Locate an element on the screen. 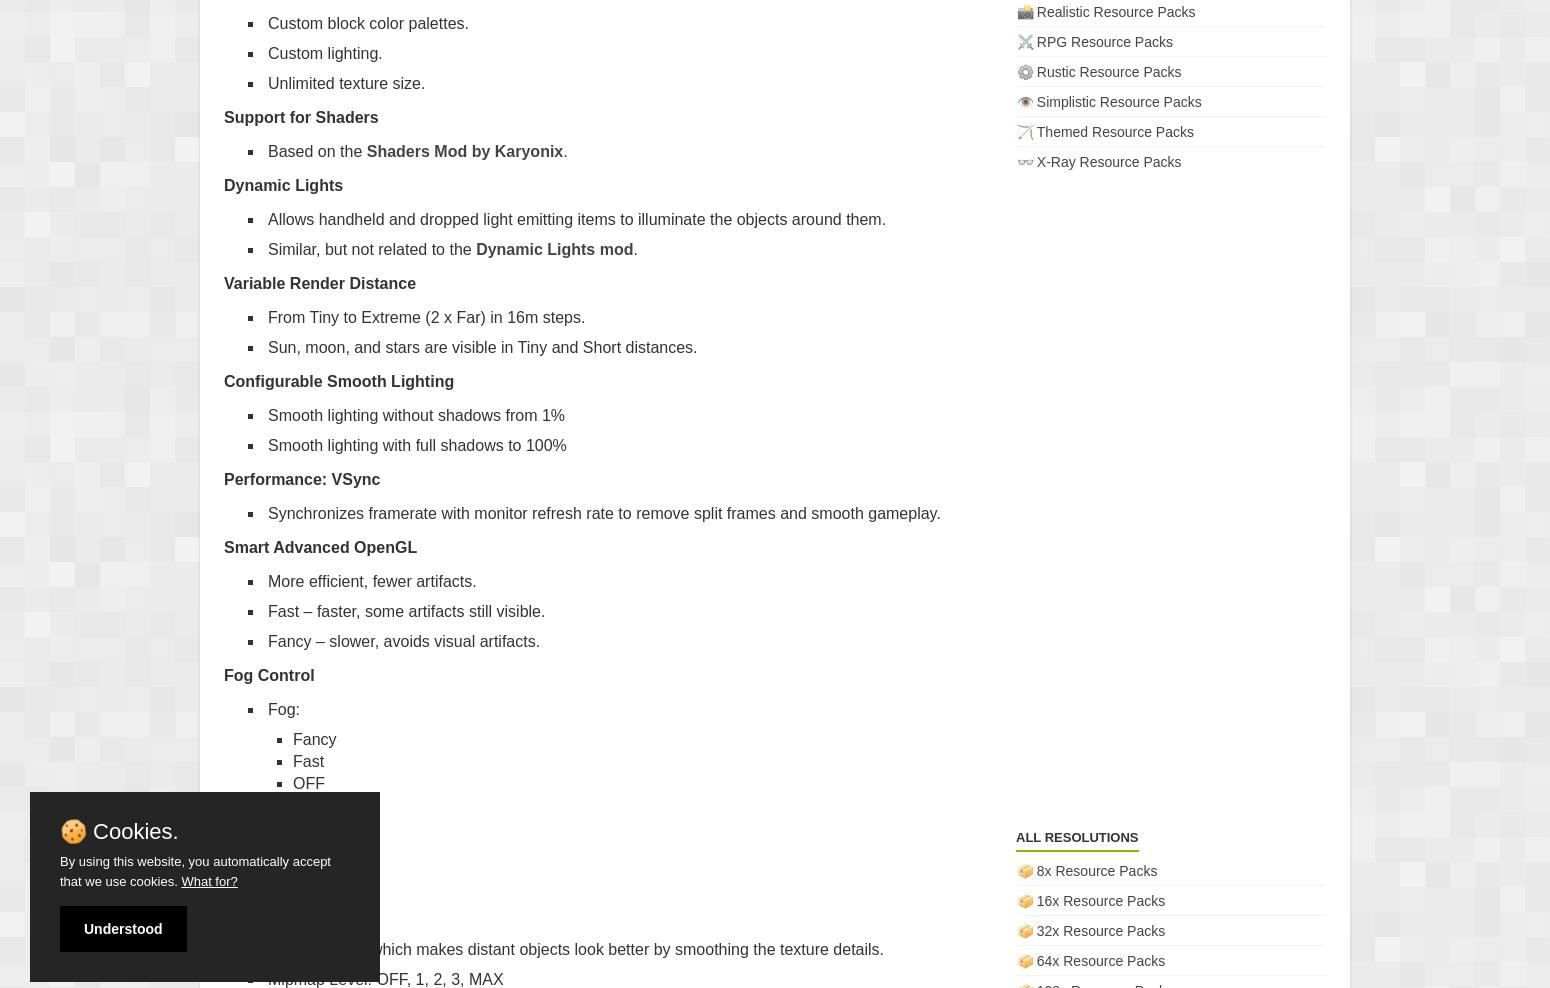  'Fast' is located at coordinates (308, 759).